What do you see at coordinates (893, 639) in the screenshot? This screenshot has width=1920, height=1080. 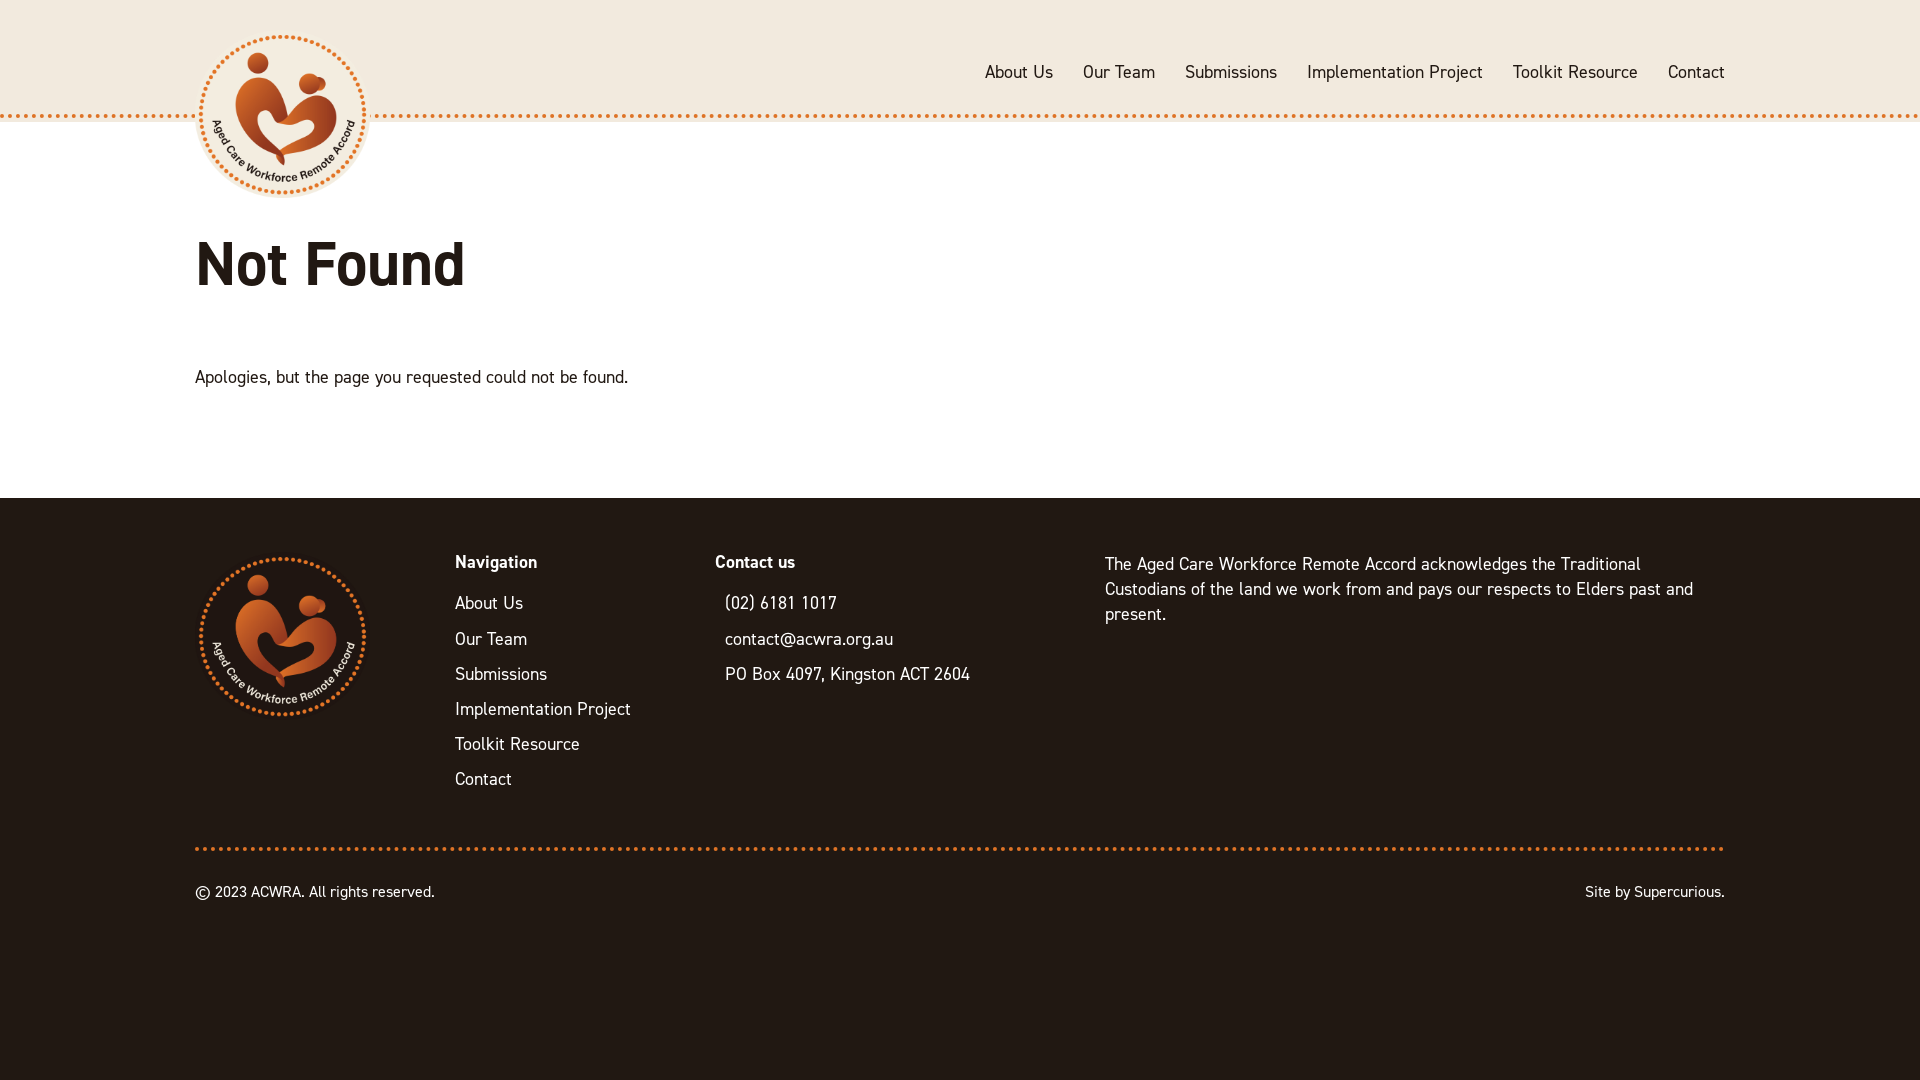 I see `'contact@acwra.org.au'` at bounding box center [893, 639].